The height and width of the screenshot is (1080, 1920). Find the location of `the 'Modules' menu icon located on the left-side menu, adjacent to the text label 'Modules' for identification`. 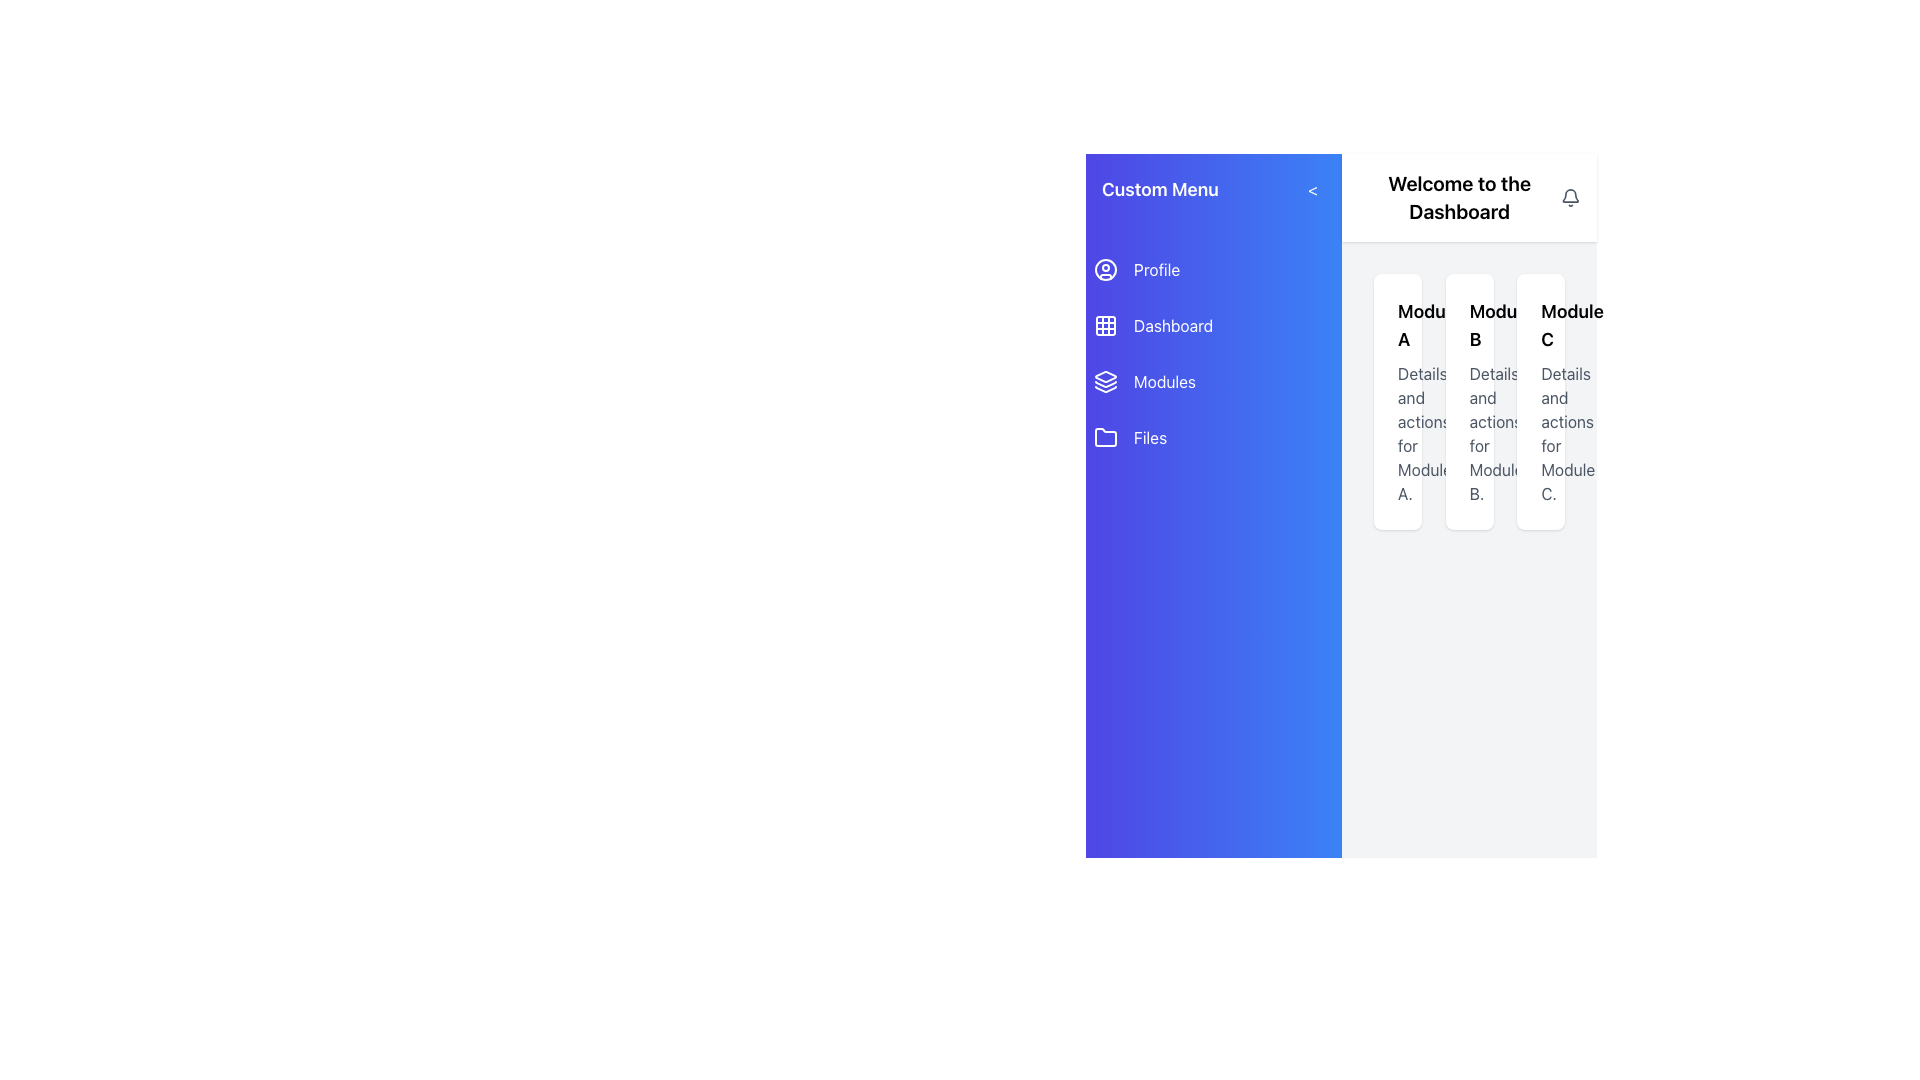

the 'Modules' menu icon located on the left-side menu, adjacent to the text label 'Modules' for identification is located at coordinates (1104, 381).